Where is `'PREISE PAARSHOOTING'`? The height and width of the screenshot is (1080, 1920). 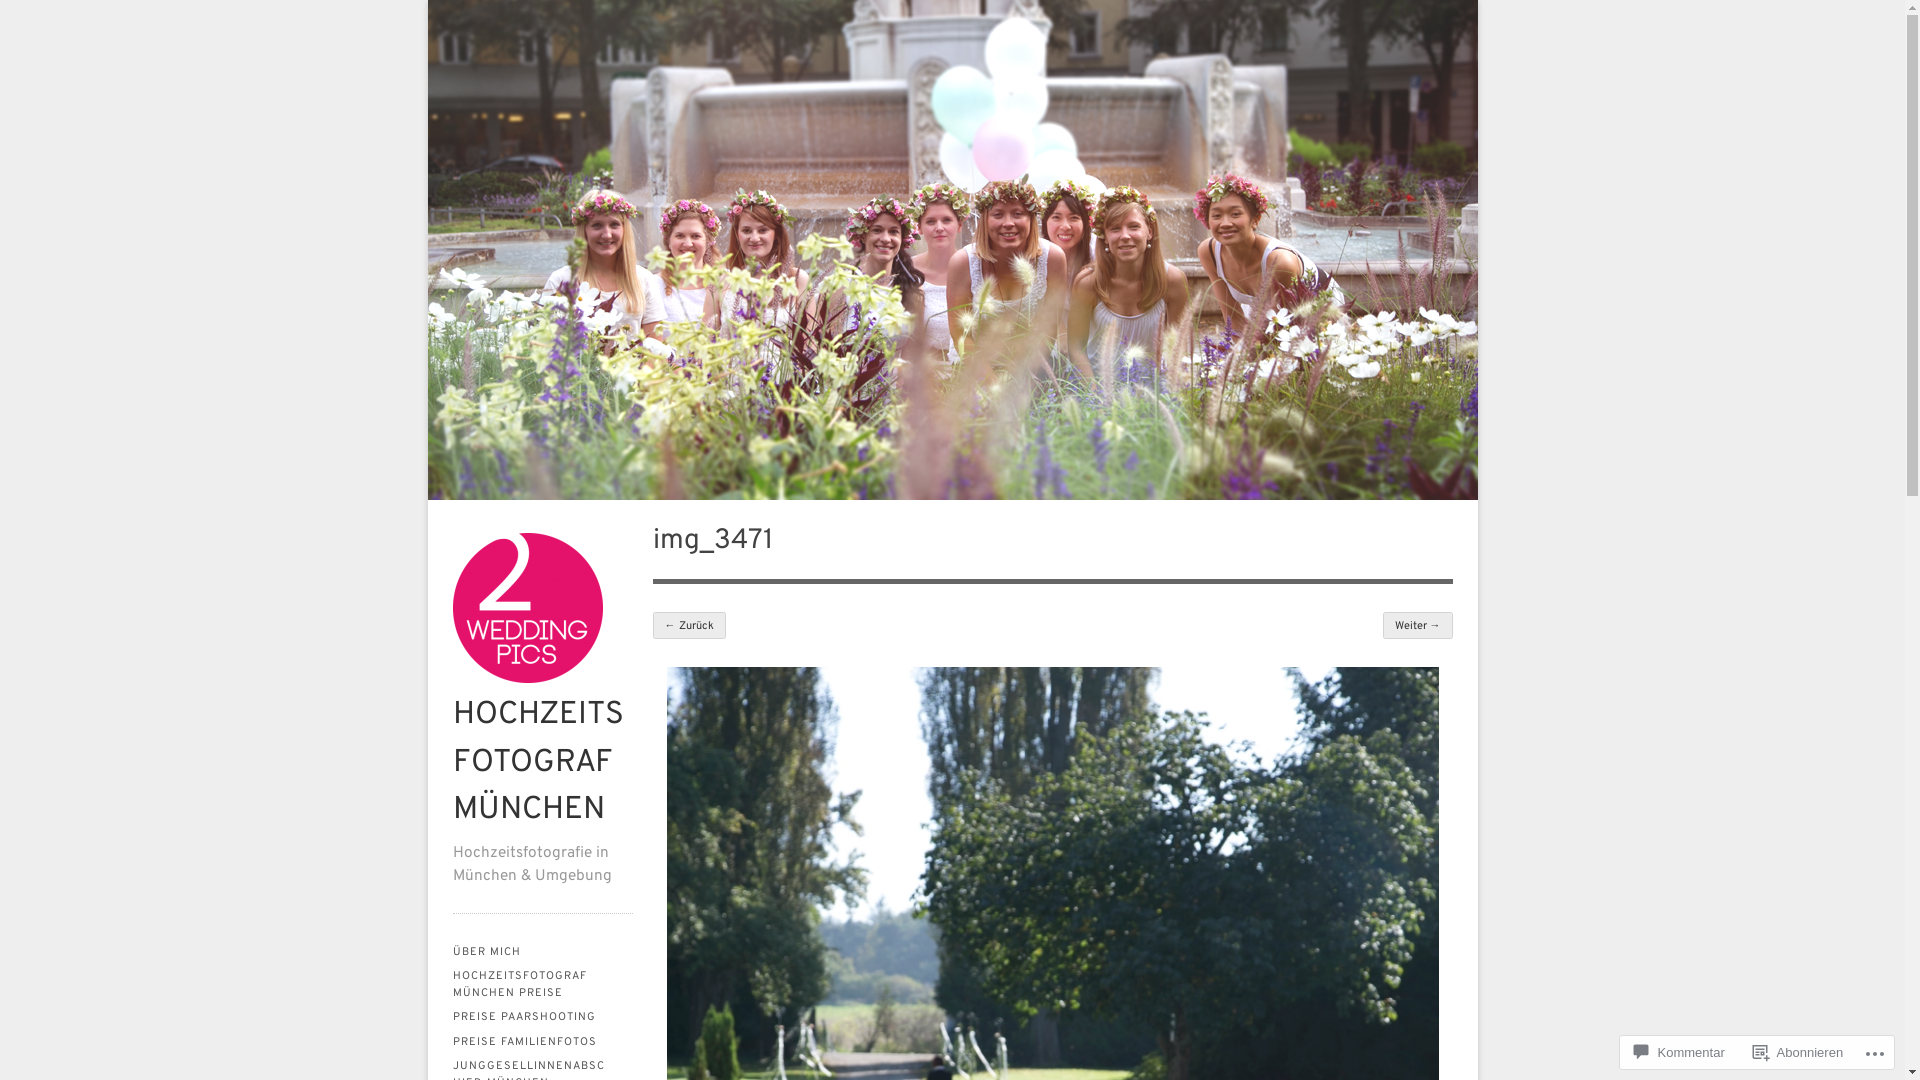 'PREISE PAARSHOOTING' is located at coordinates (542, 1017).